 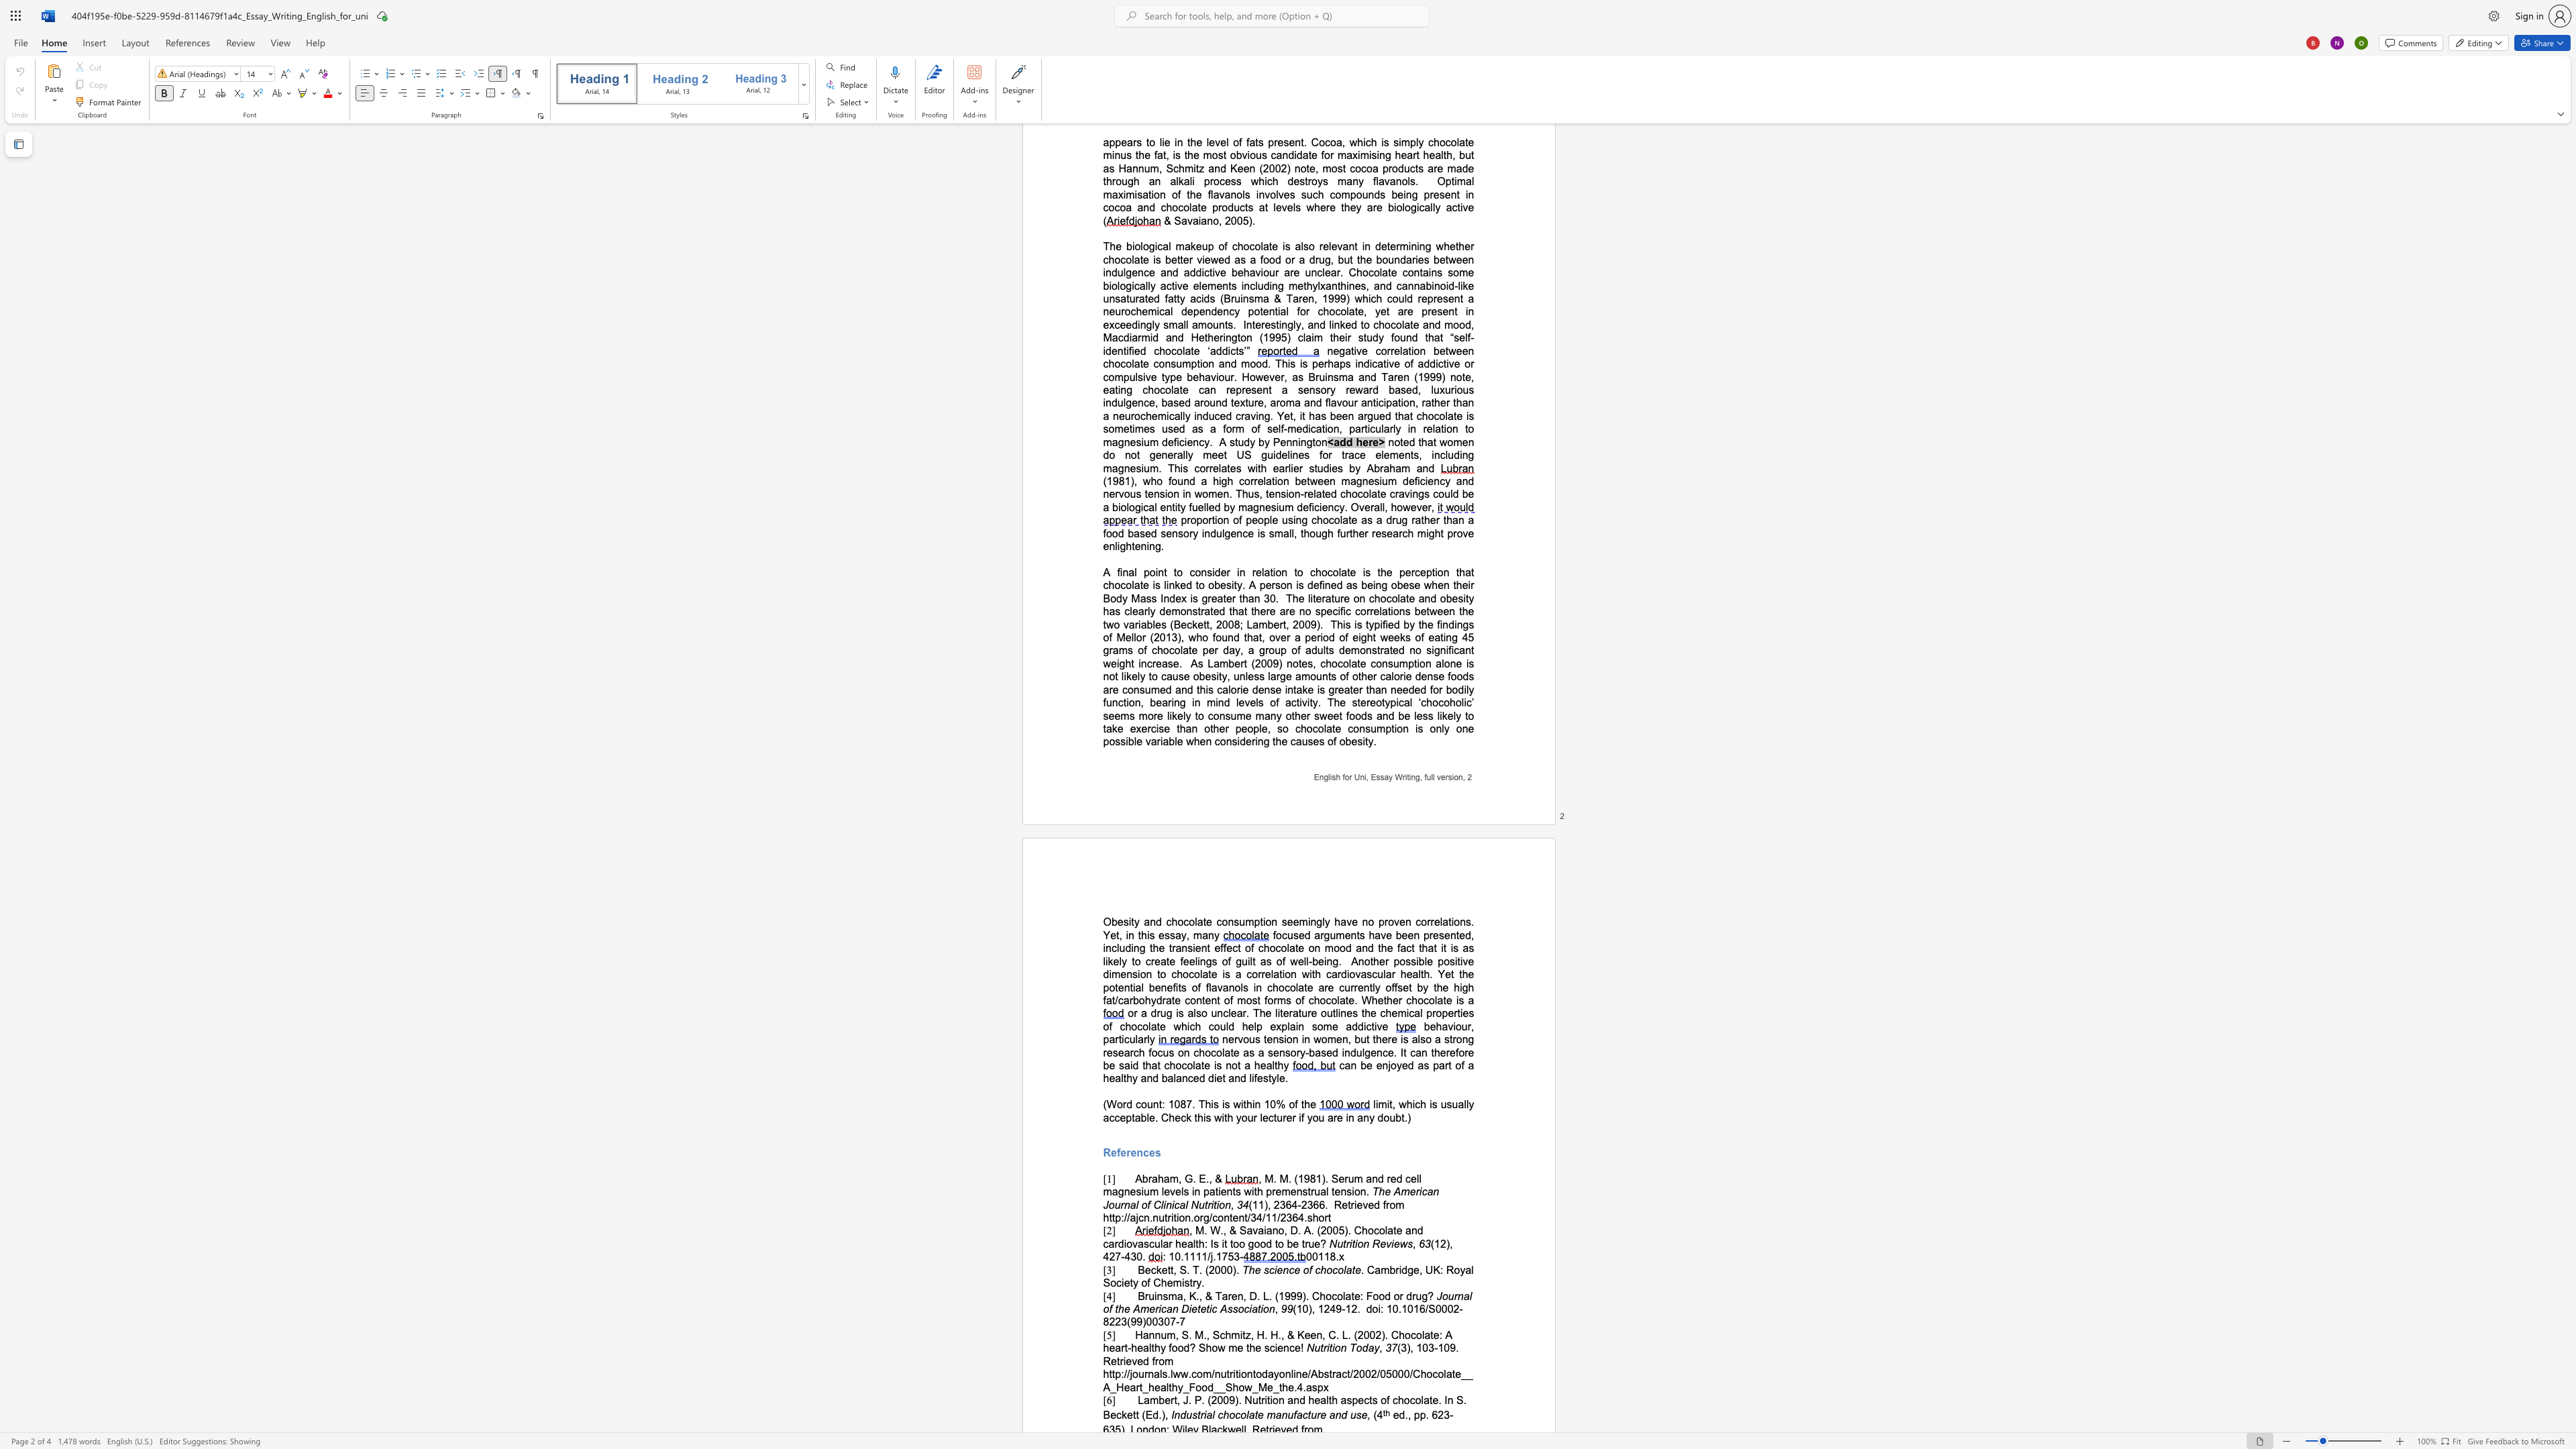 I want to click on the subset text "ckett, S." within the text "Beckett, S. T. (2000).", so click(x=1149, y=1269).